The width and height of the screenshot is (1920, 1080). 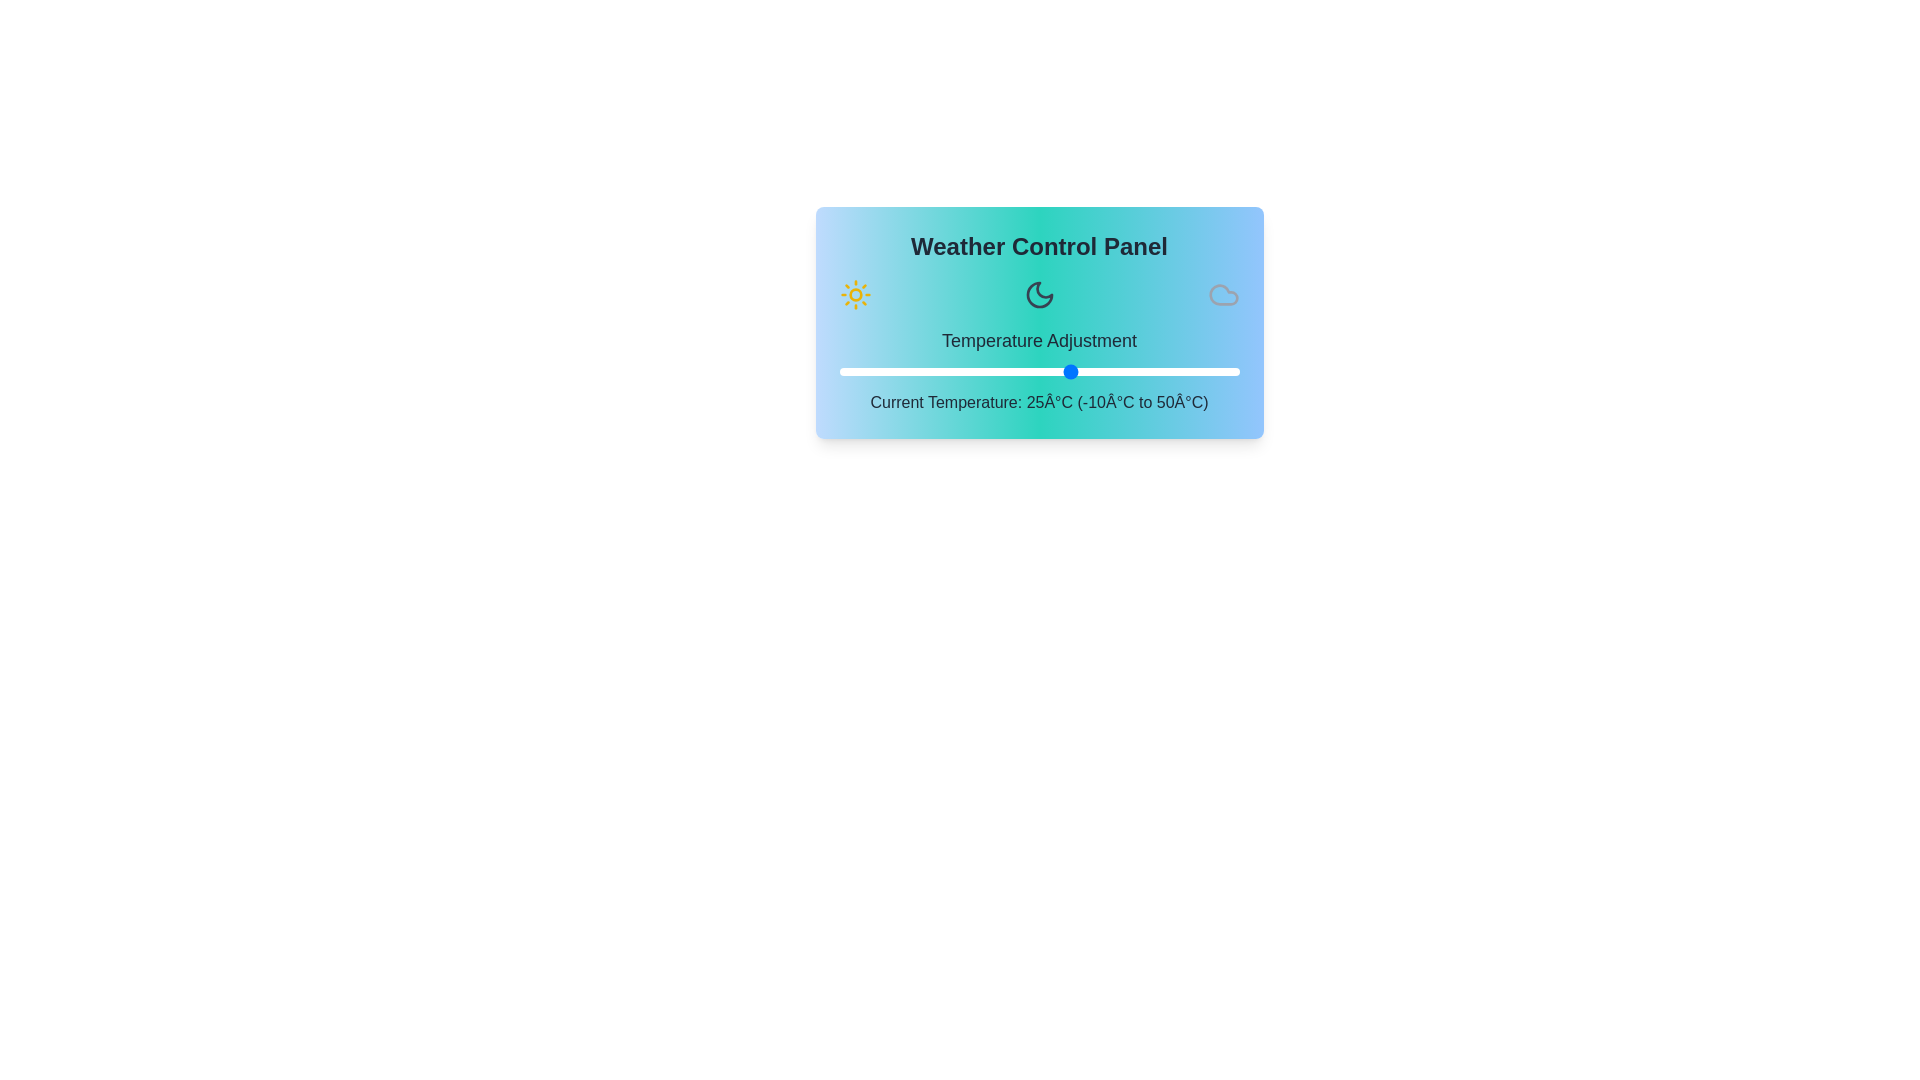 I want to click on the moon icon to interact with it, so click(x=1039, y=294).